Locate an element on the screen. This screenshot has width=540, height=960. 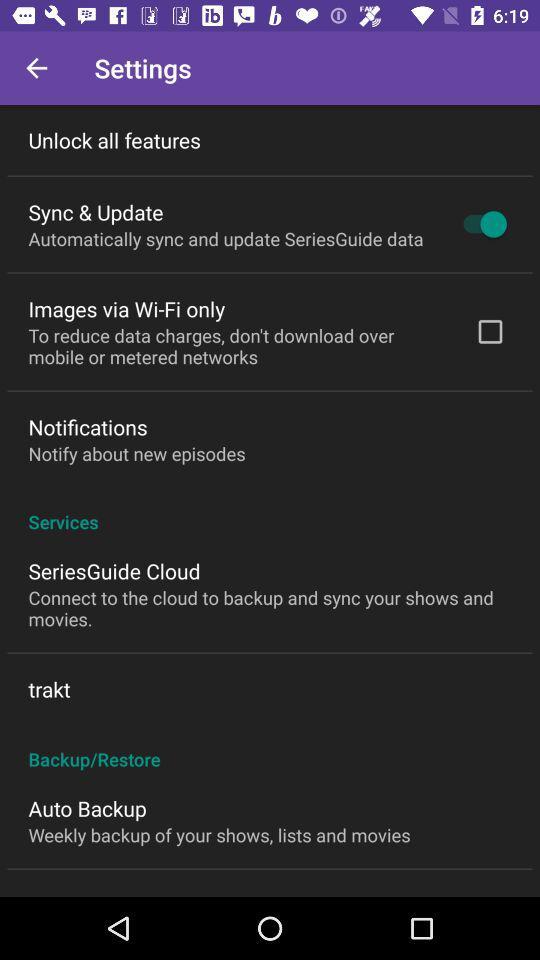
the unlock all features is located at coordinates (114, 139).